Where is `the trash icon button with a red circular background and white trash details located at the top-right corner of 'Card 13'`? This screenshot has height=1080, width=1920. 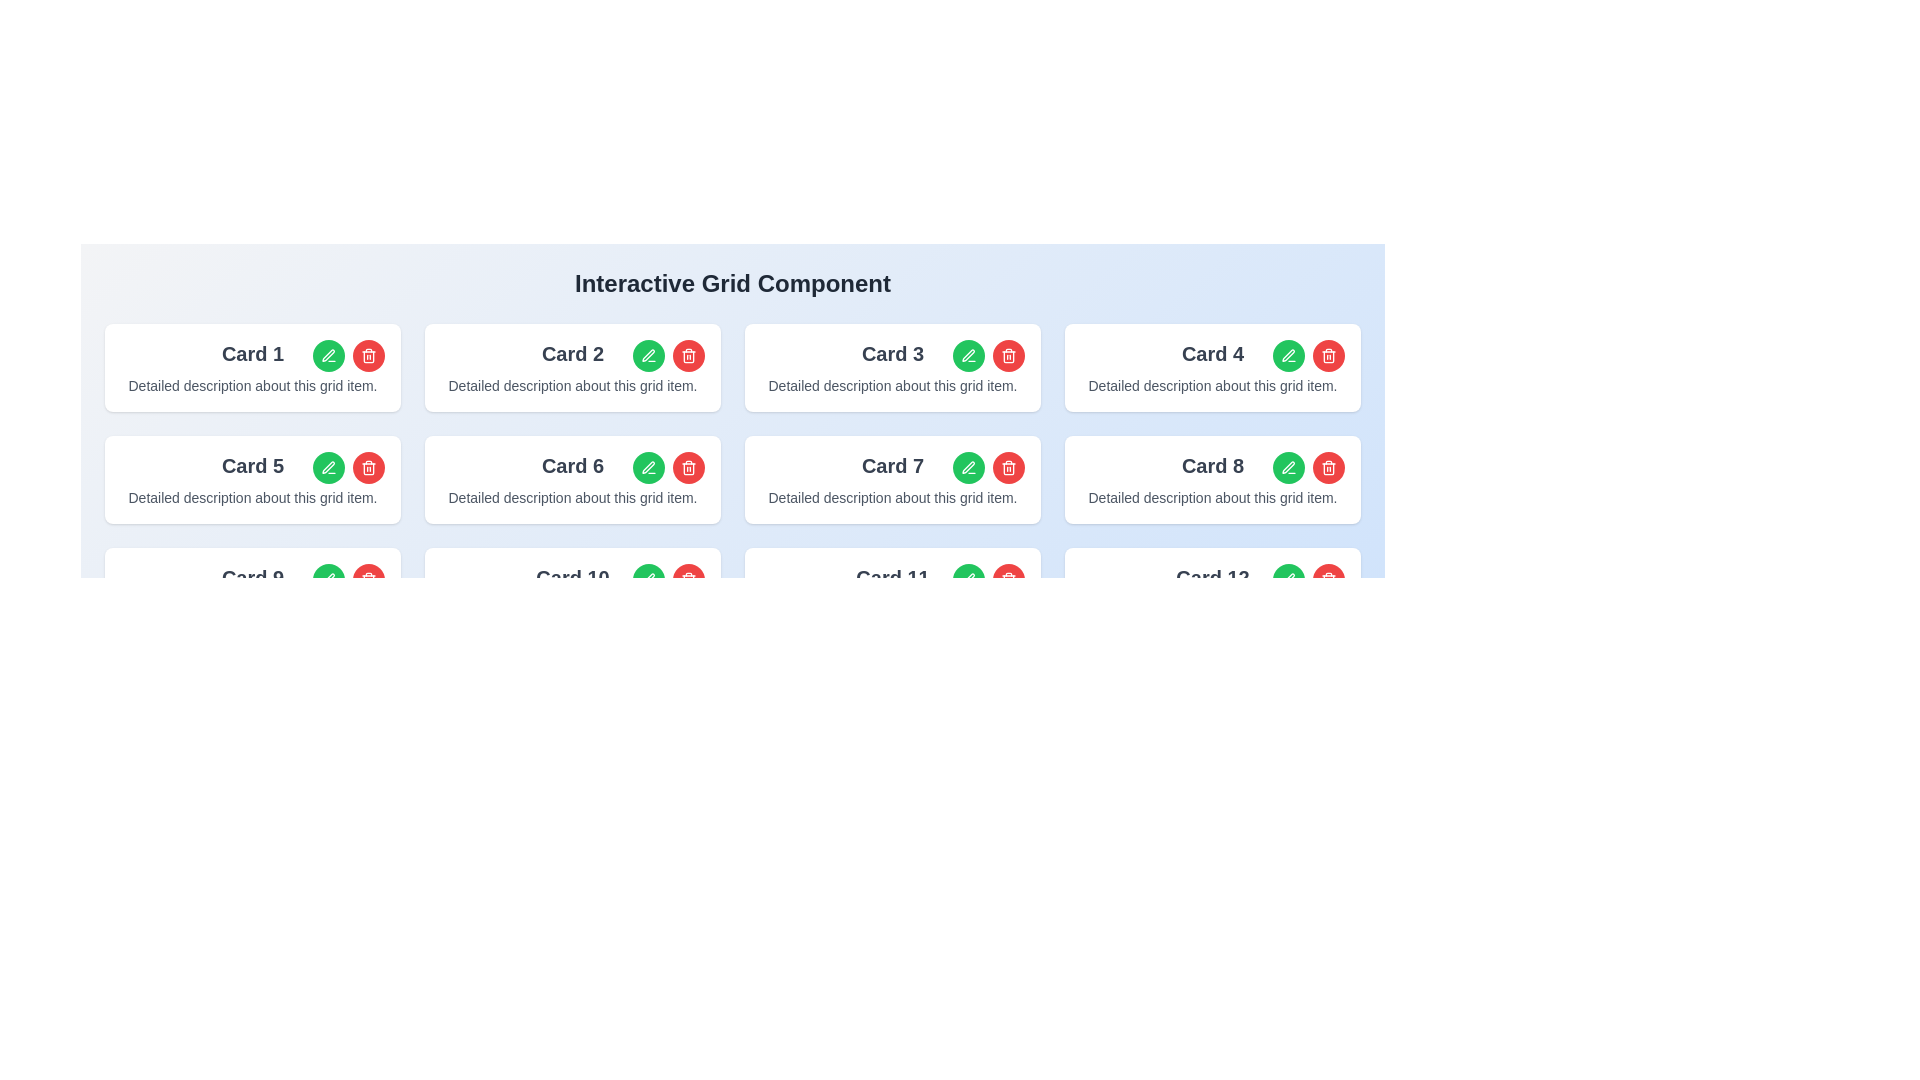
the trash icon button with a red circular background and white trash details located at the top-right corner of 'Card 13' is located at coordinates (1329, 579).